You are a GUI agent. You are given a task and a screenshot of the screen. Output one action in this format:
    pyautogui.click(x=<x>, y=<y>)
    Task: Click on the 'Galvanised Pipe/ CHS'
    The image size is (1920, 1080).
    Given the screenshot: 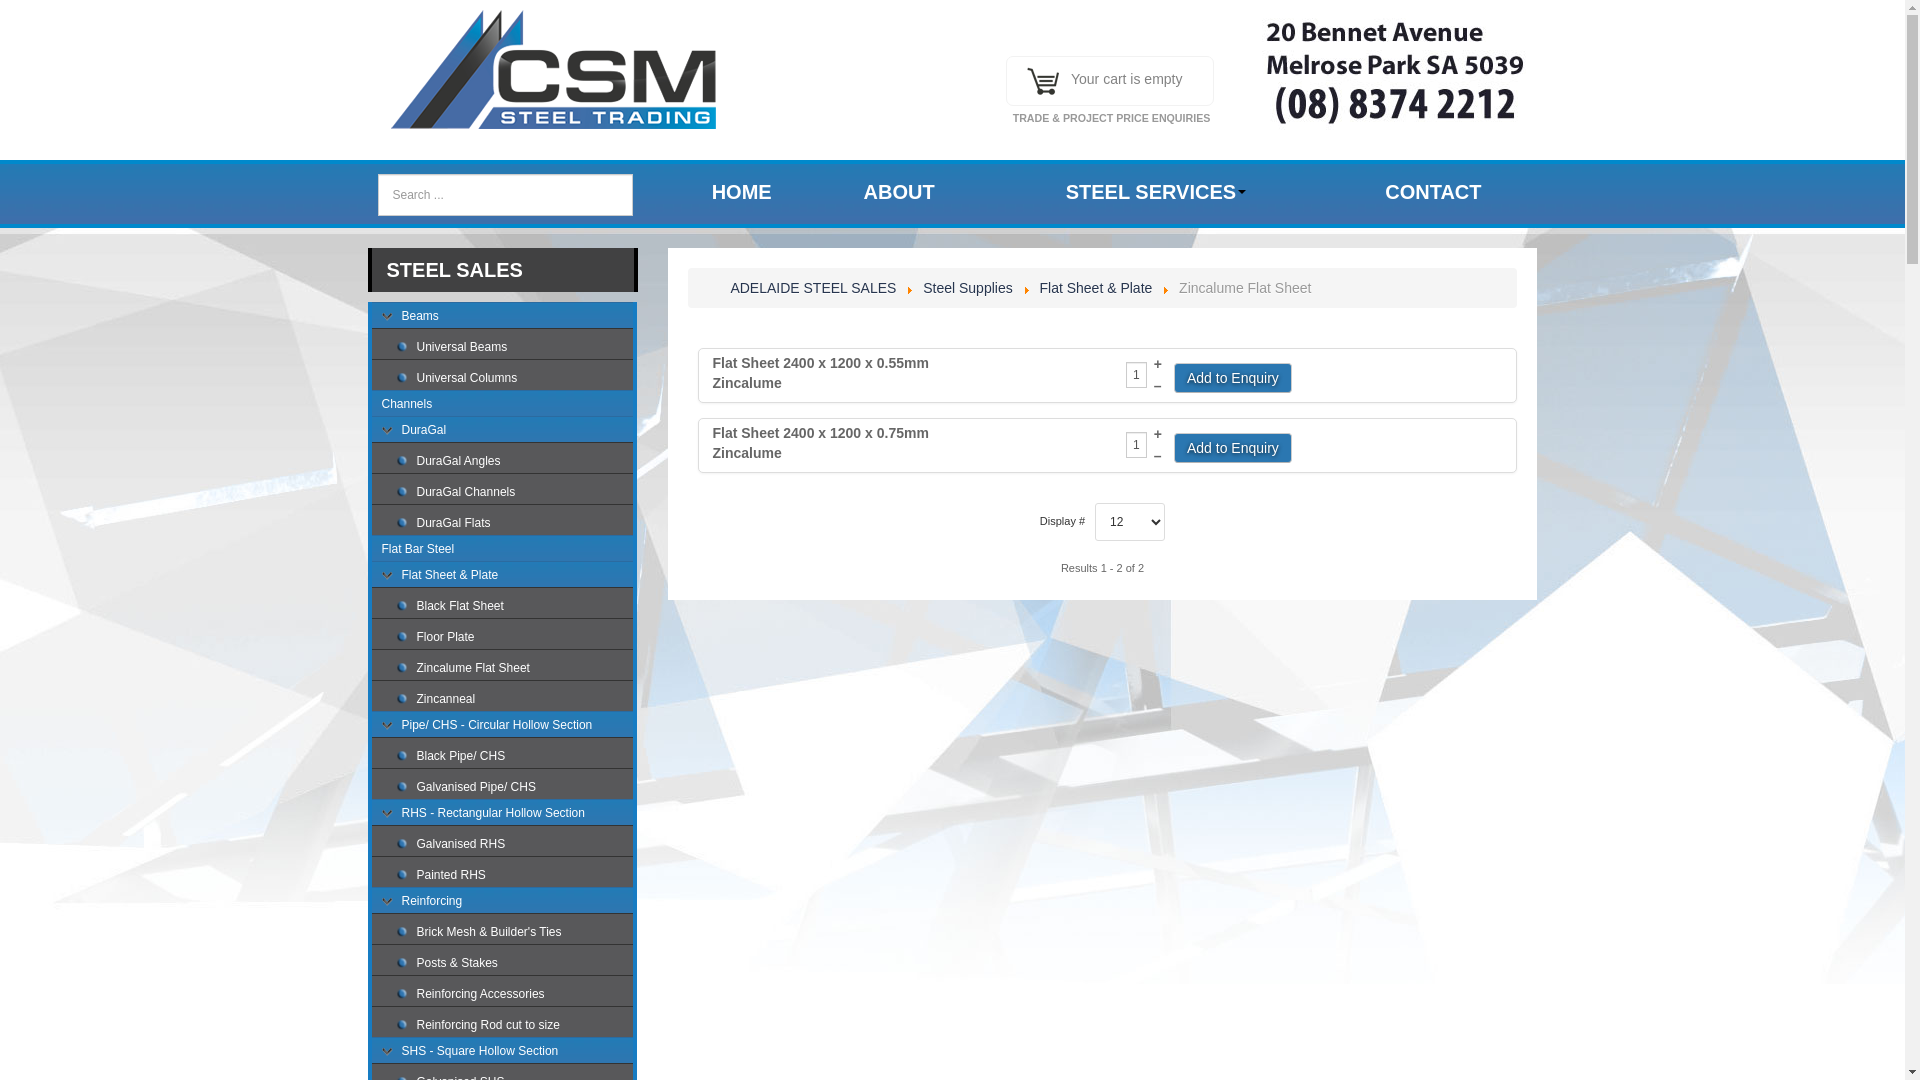 What is the action you would take?
    pyautogui.click(x=514, y=788)
    